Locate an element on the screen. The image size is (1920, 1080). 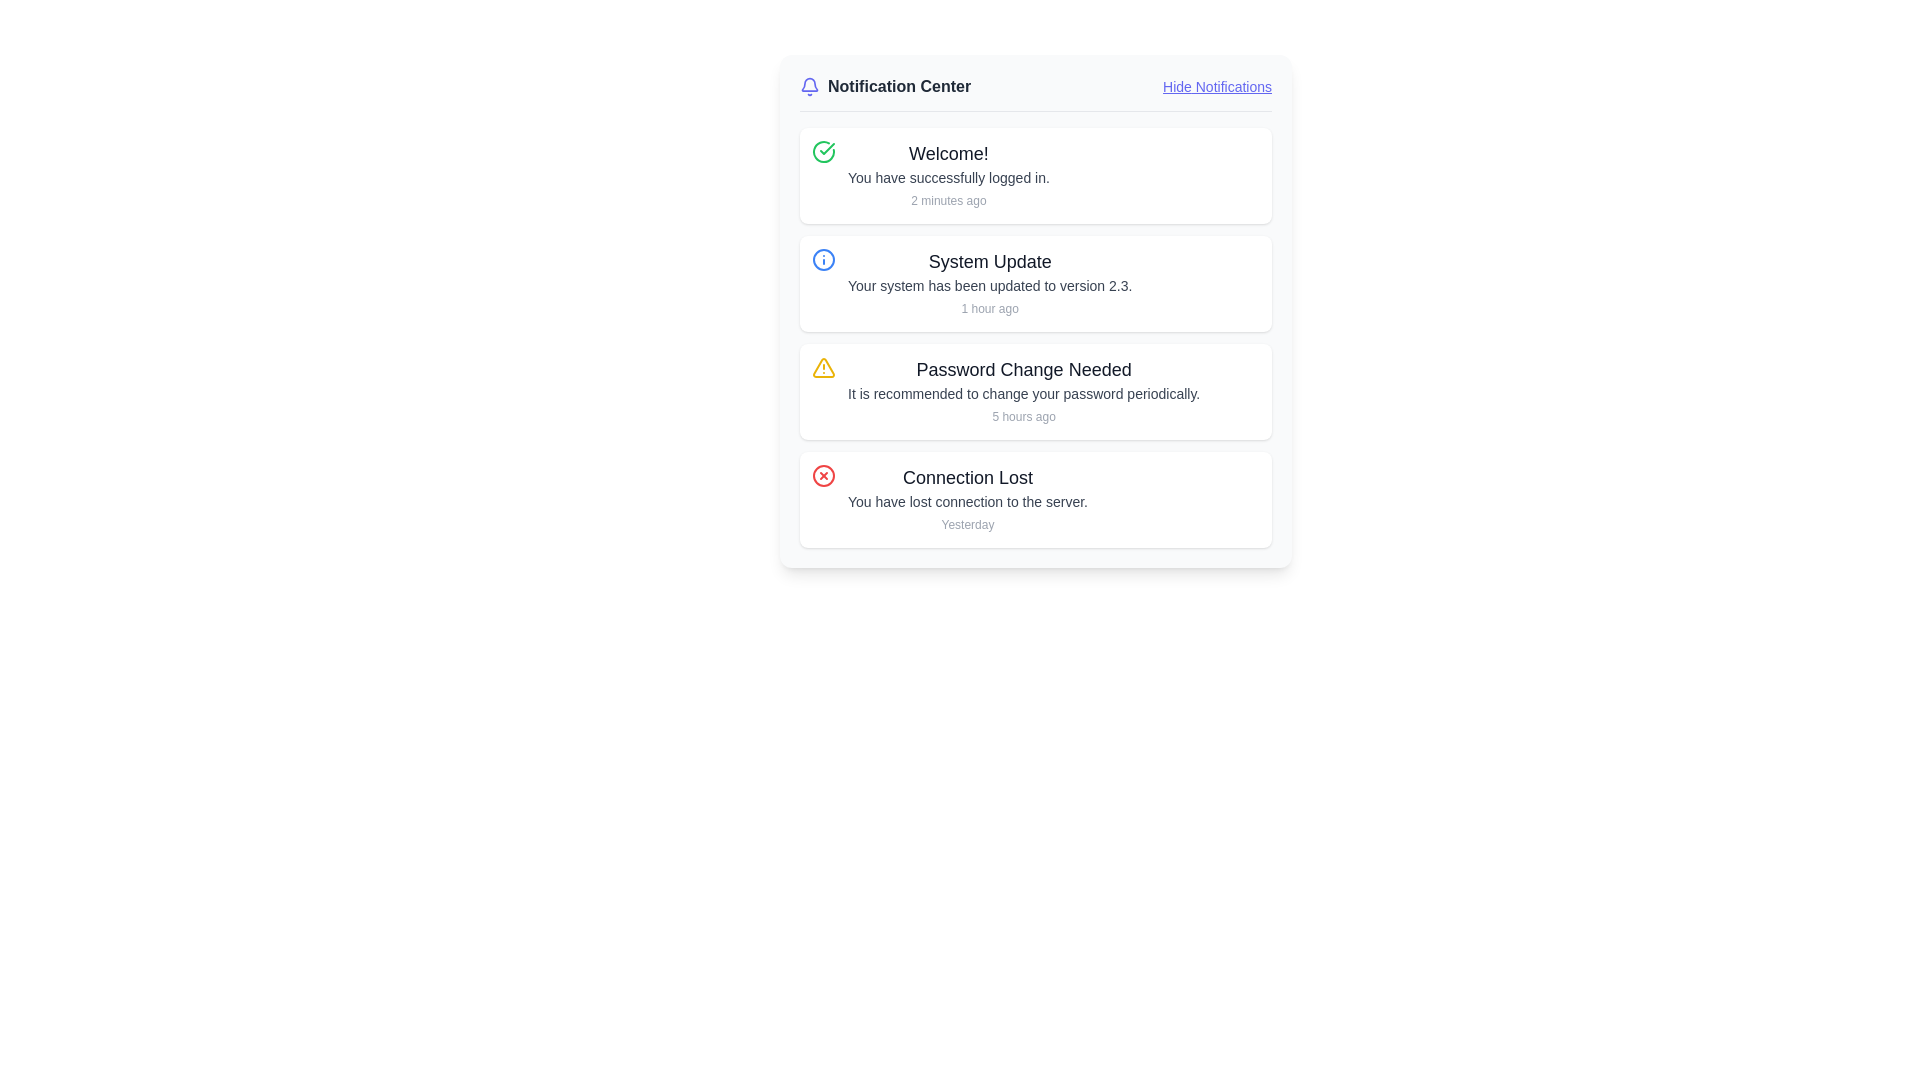
the alert icon that indicates a 'Password Change Needed' notification, positioned as the leftmost component within the notification text is located at coordinates (824, 367).